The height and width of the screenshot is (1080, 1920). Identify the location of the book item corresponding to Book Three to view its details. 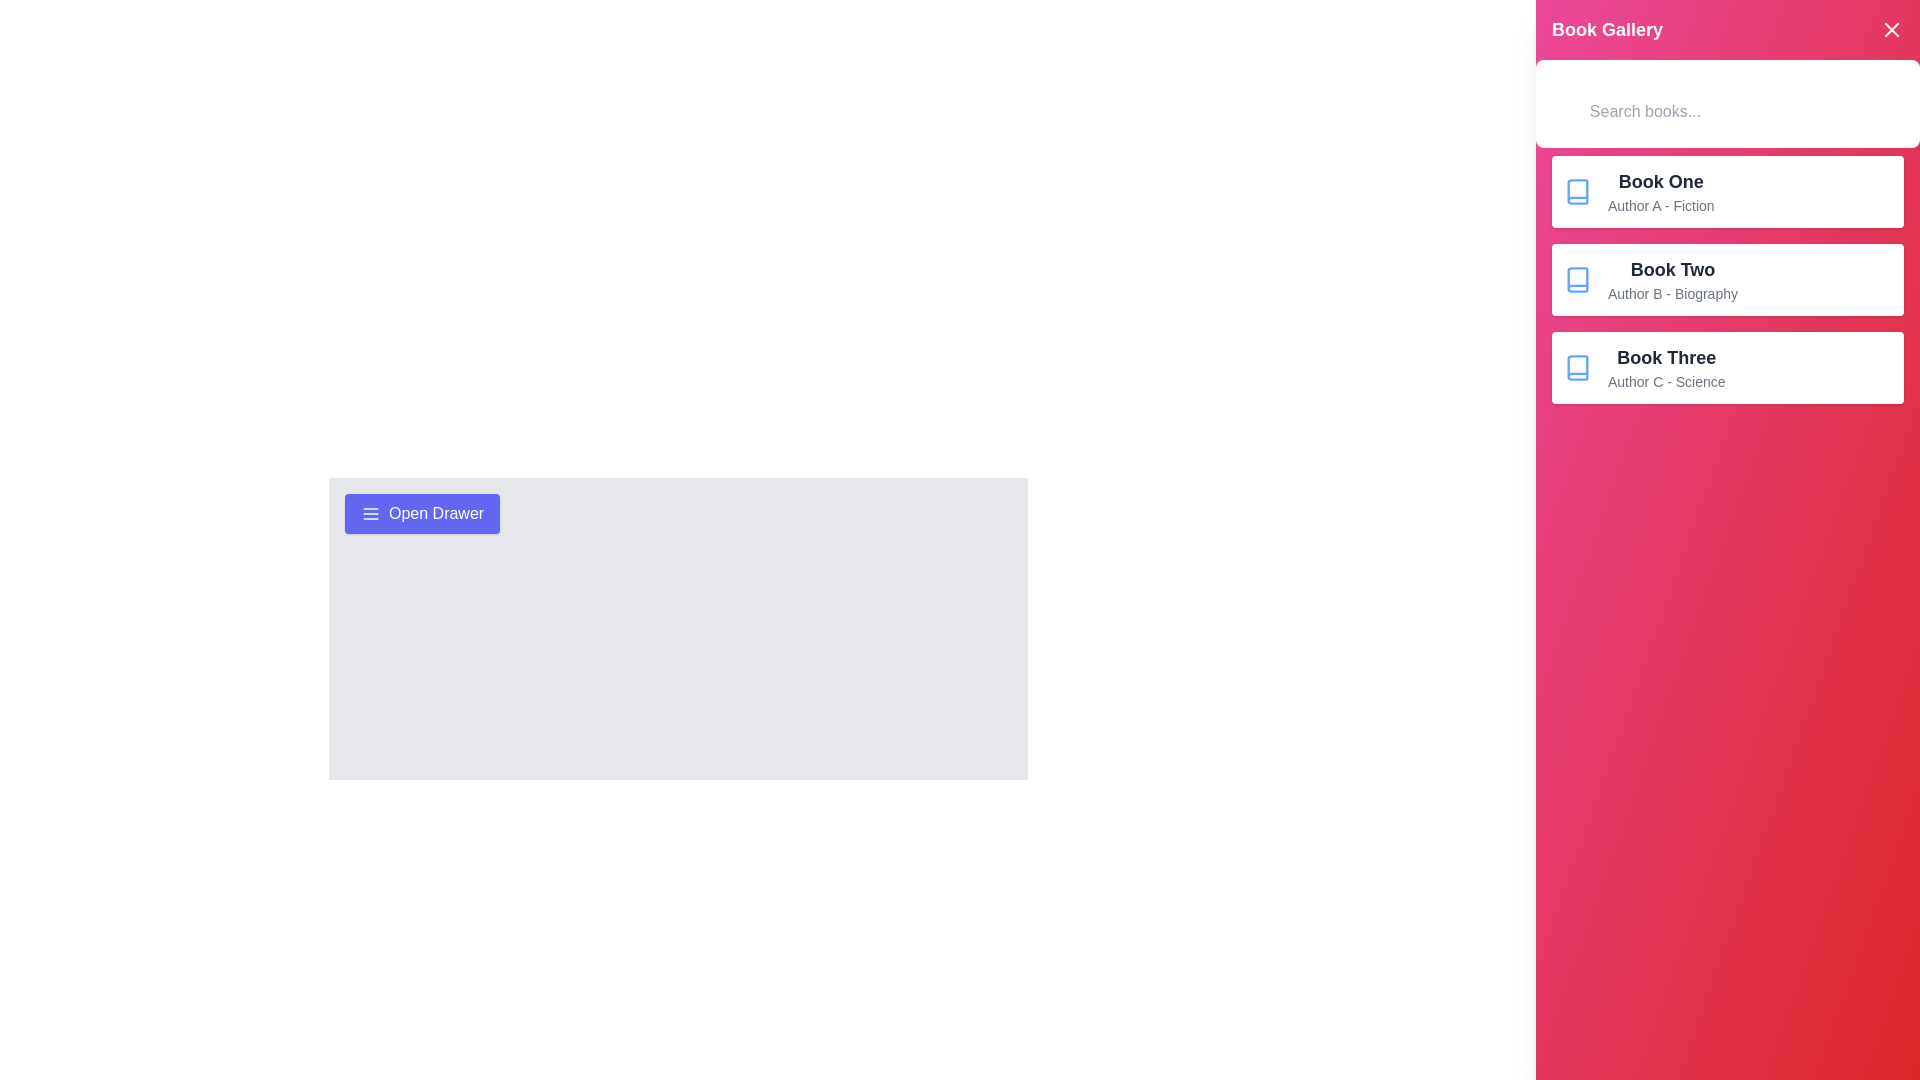
(1727, 367).